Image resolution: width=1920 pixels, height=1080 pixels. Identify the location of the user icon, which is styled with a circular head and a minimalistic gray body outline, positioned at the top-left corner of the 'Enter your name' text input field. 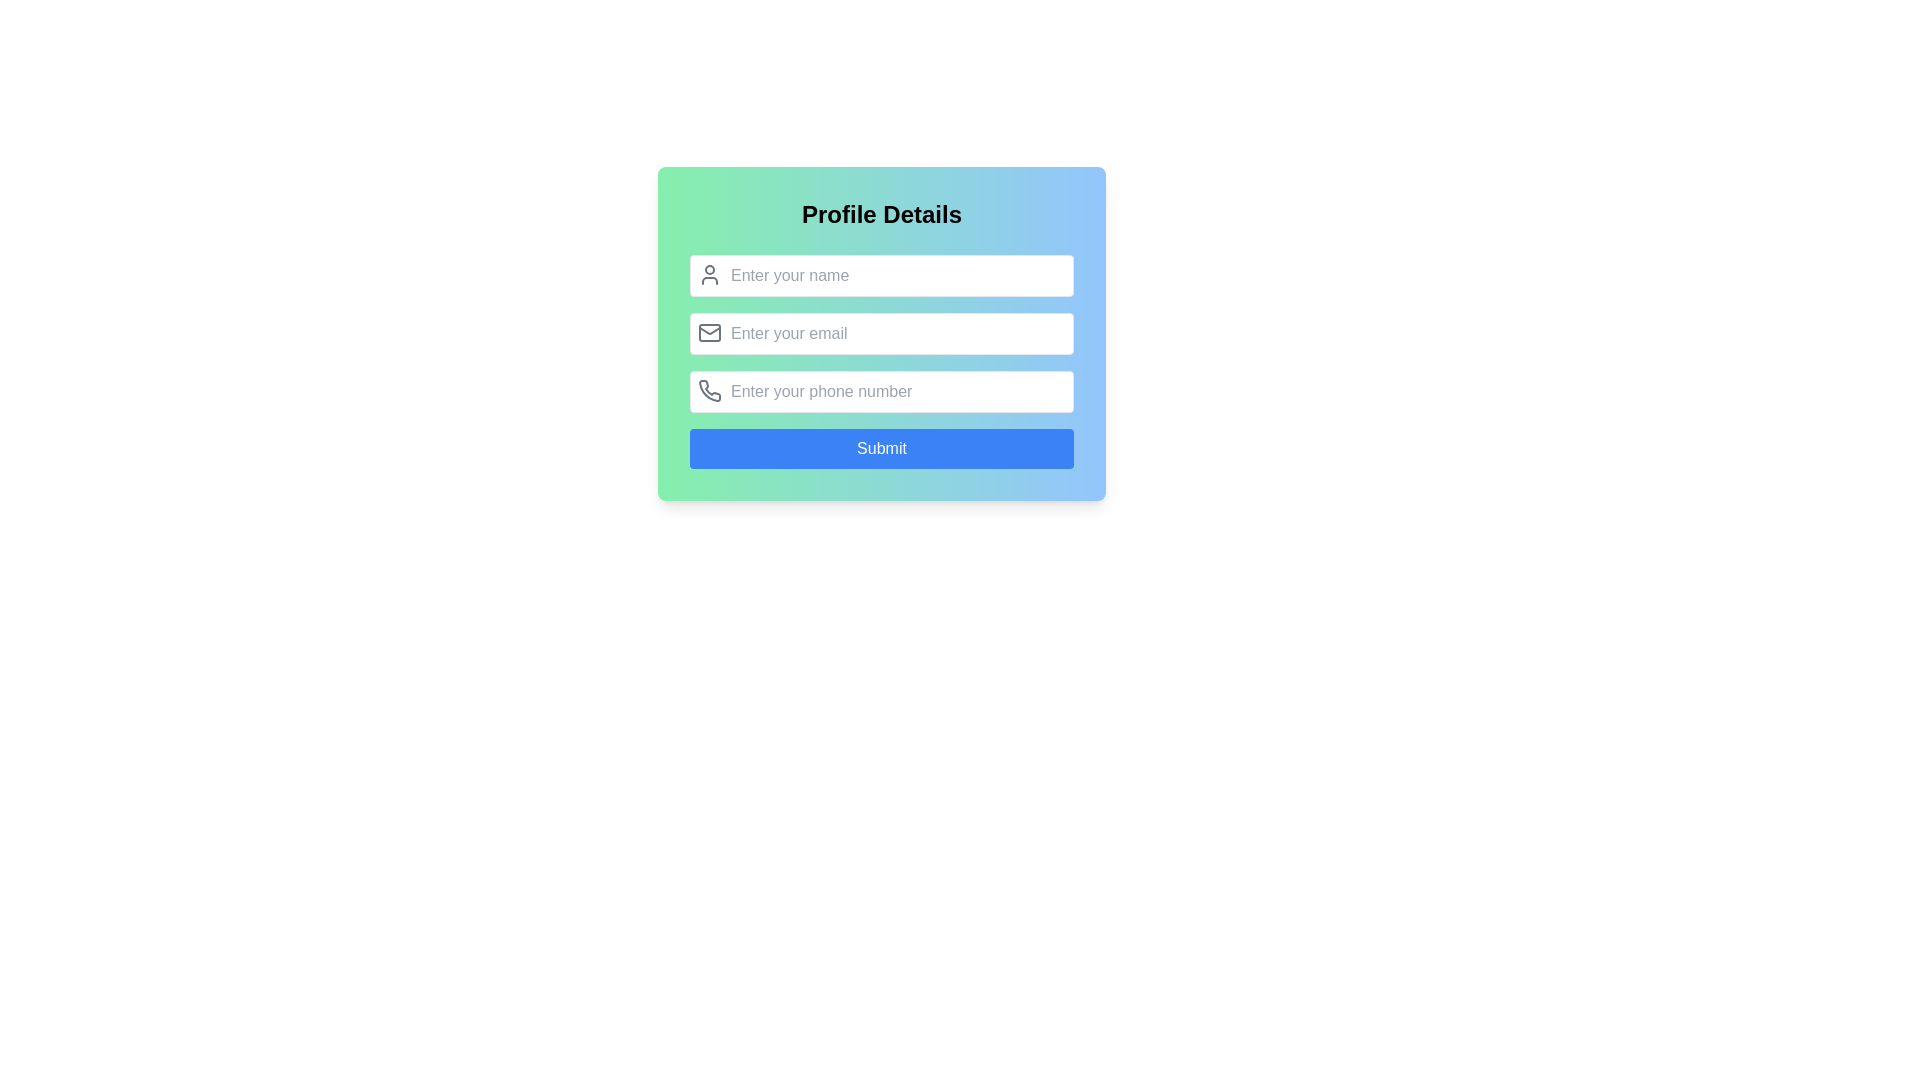
(710, 274).